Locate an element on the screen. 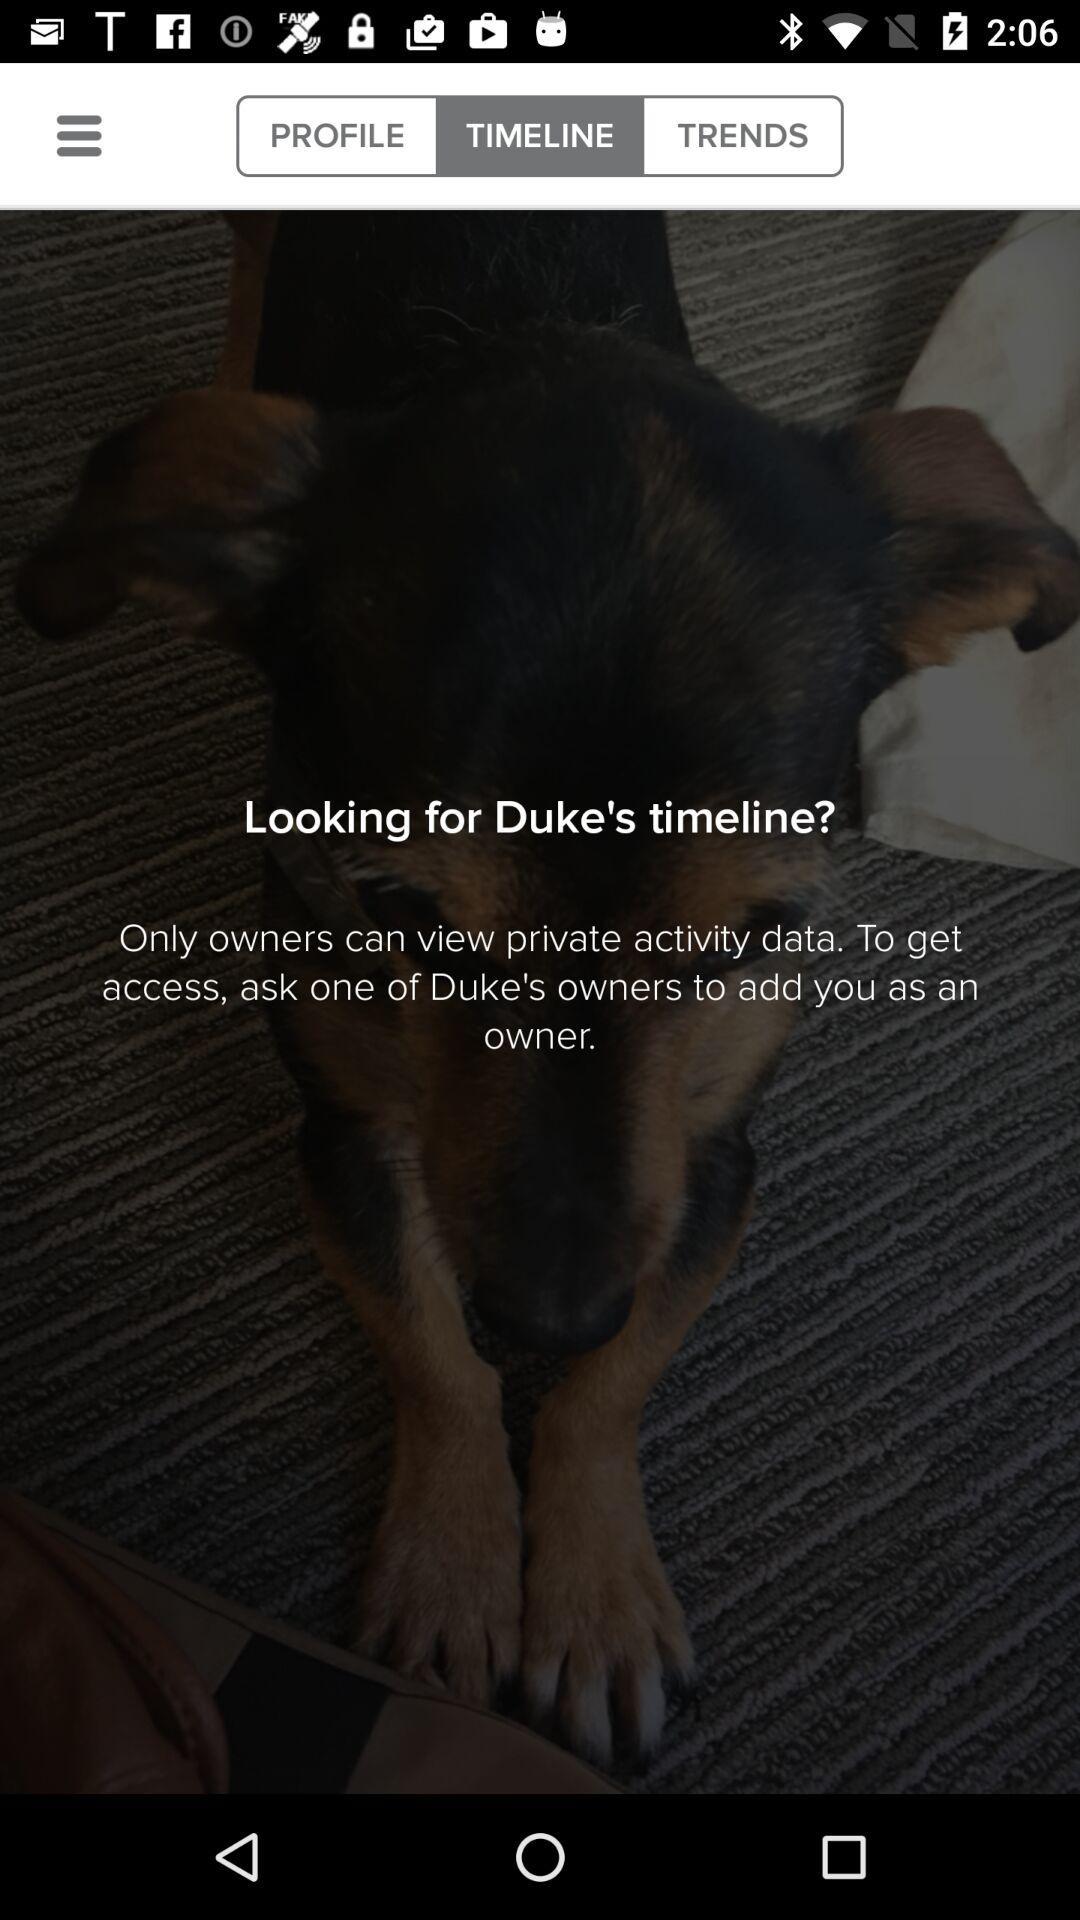  item next to timeline icon is located at coordinates (336, 135).